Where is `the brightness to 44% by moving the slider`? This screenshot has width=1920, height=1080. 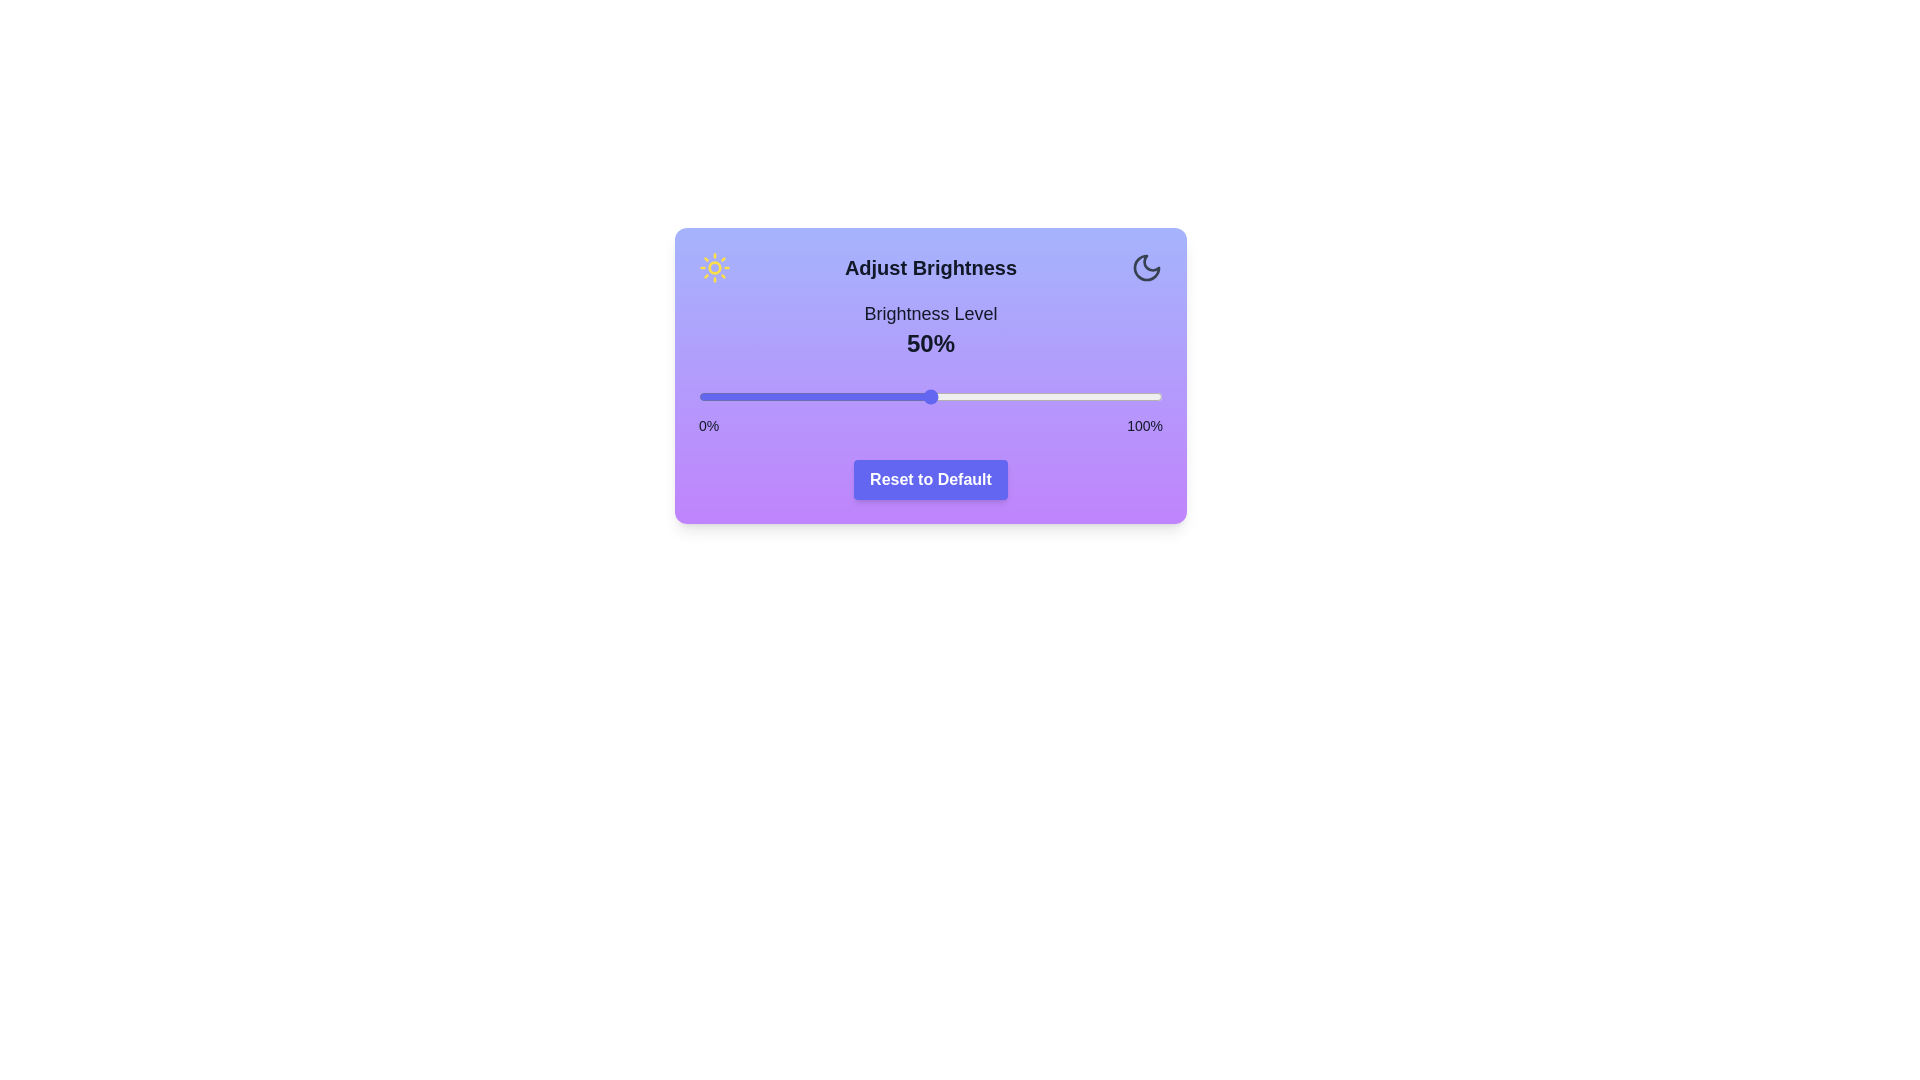 the brightness to 44% by moving the slider is located at coordinates (902, 397).